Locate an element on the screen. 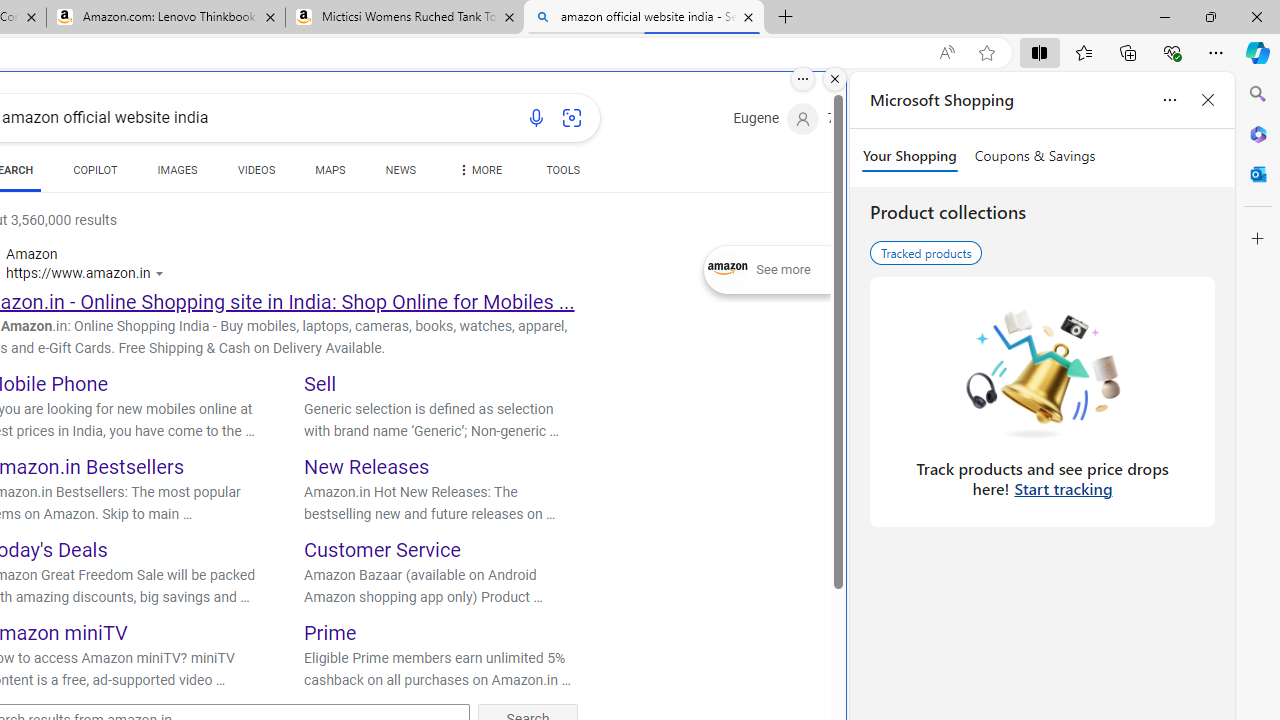 This screenshot has height=720, width=1280. 'COPILOT' is located at coordinates (94, 172).